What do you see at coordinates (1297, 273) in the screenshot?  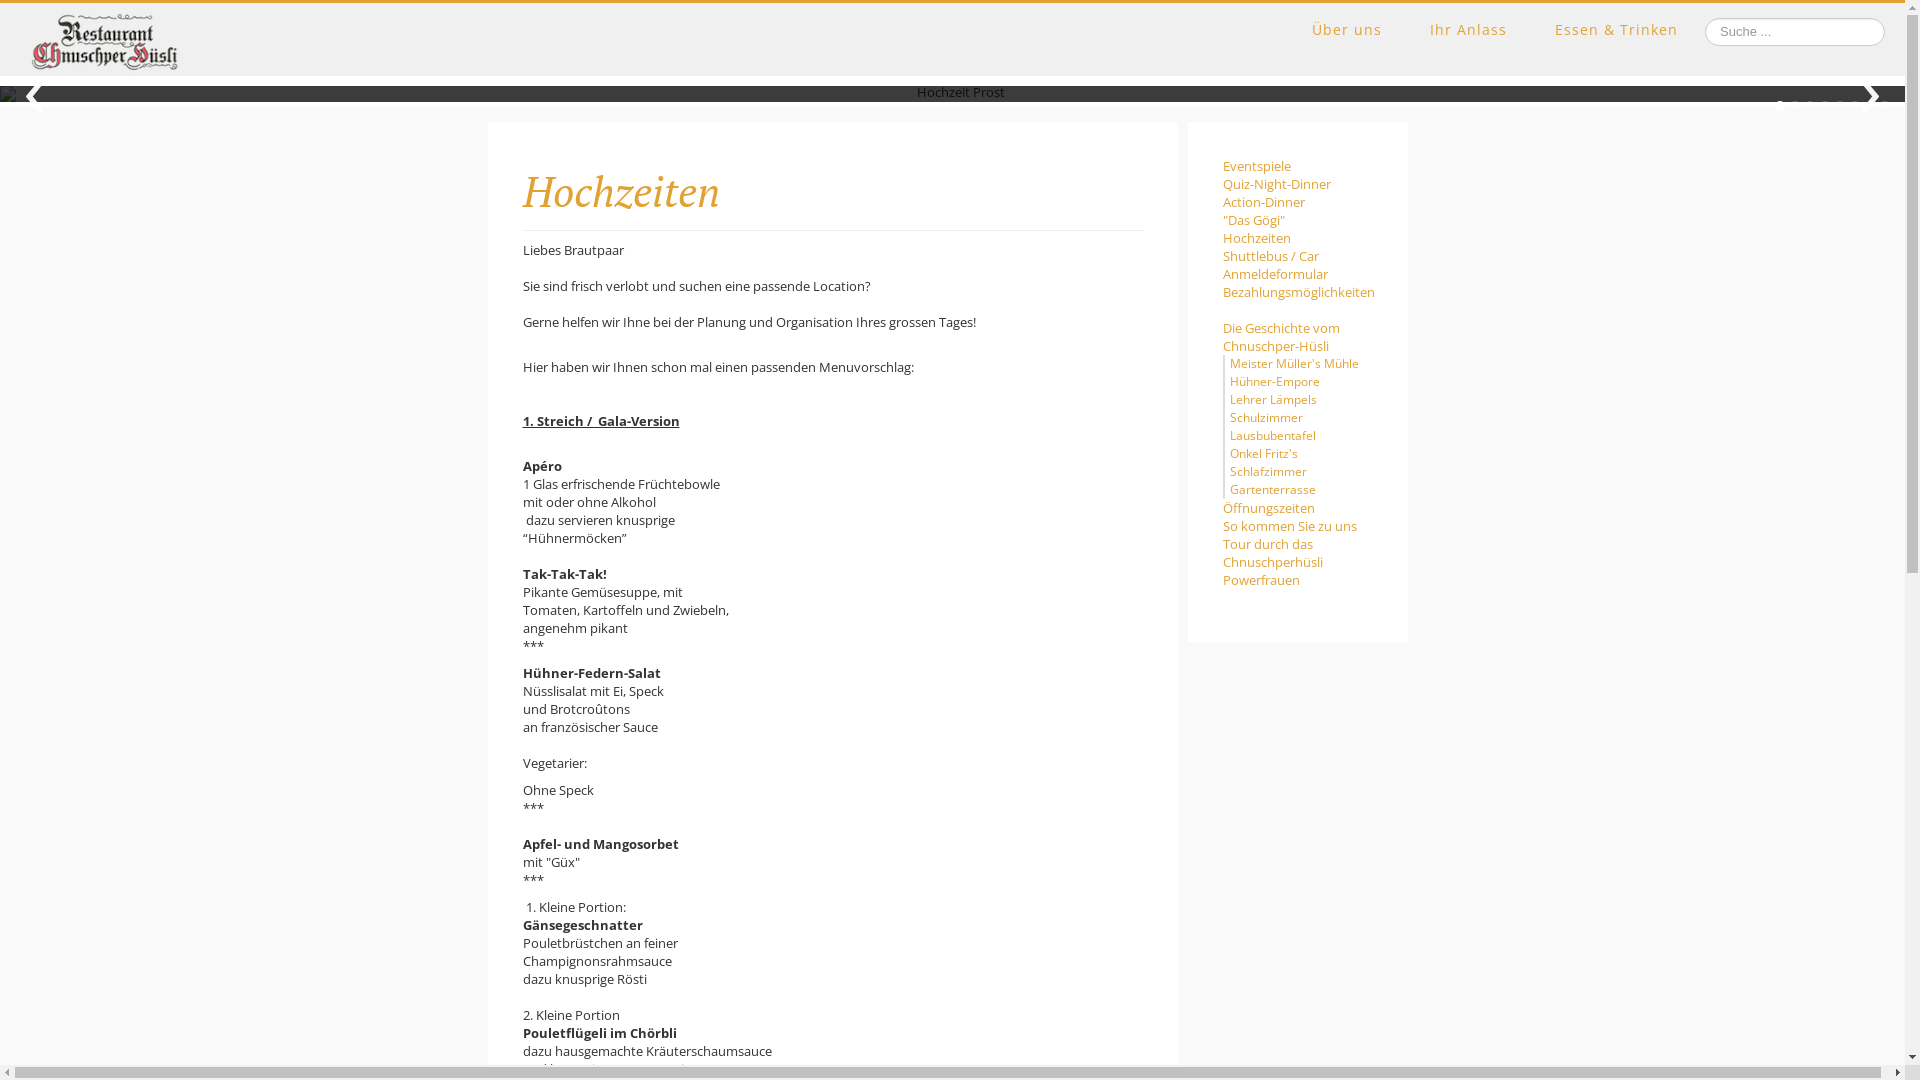 I see `'Anmeldeformular'` at bounding box center [1297, 273].